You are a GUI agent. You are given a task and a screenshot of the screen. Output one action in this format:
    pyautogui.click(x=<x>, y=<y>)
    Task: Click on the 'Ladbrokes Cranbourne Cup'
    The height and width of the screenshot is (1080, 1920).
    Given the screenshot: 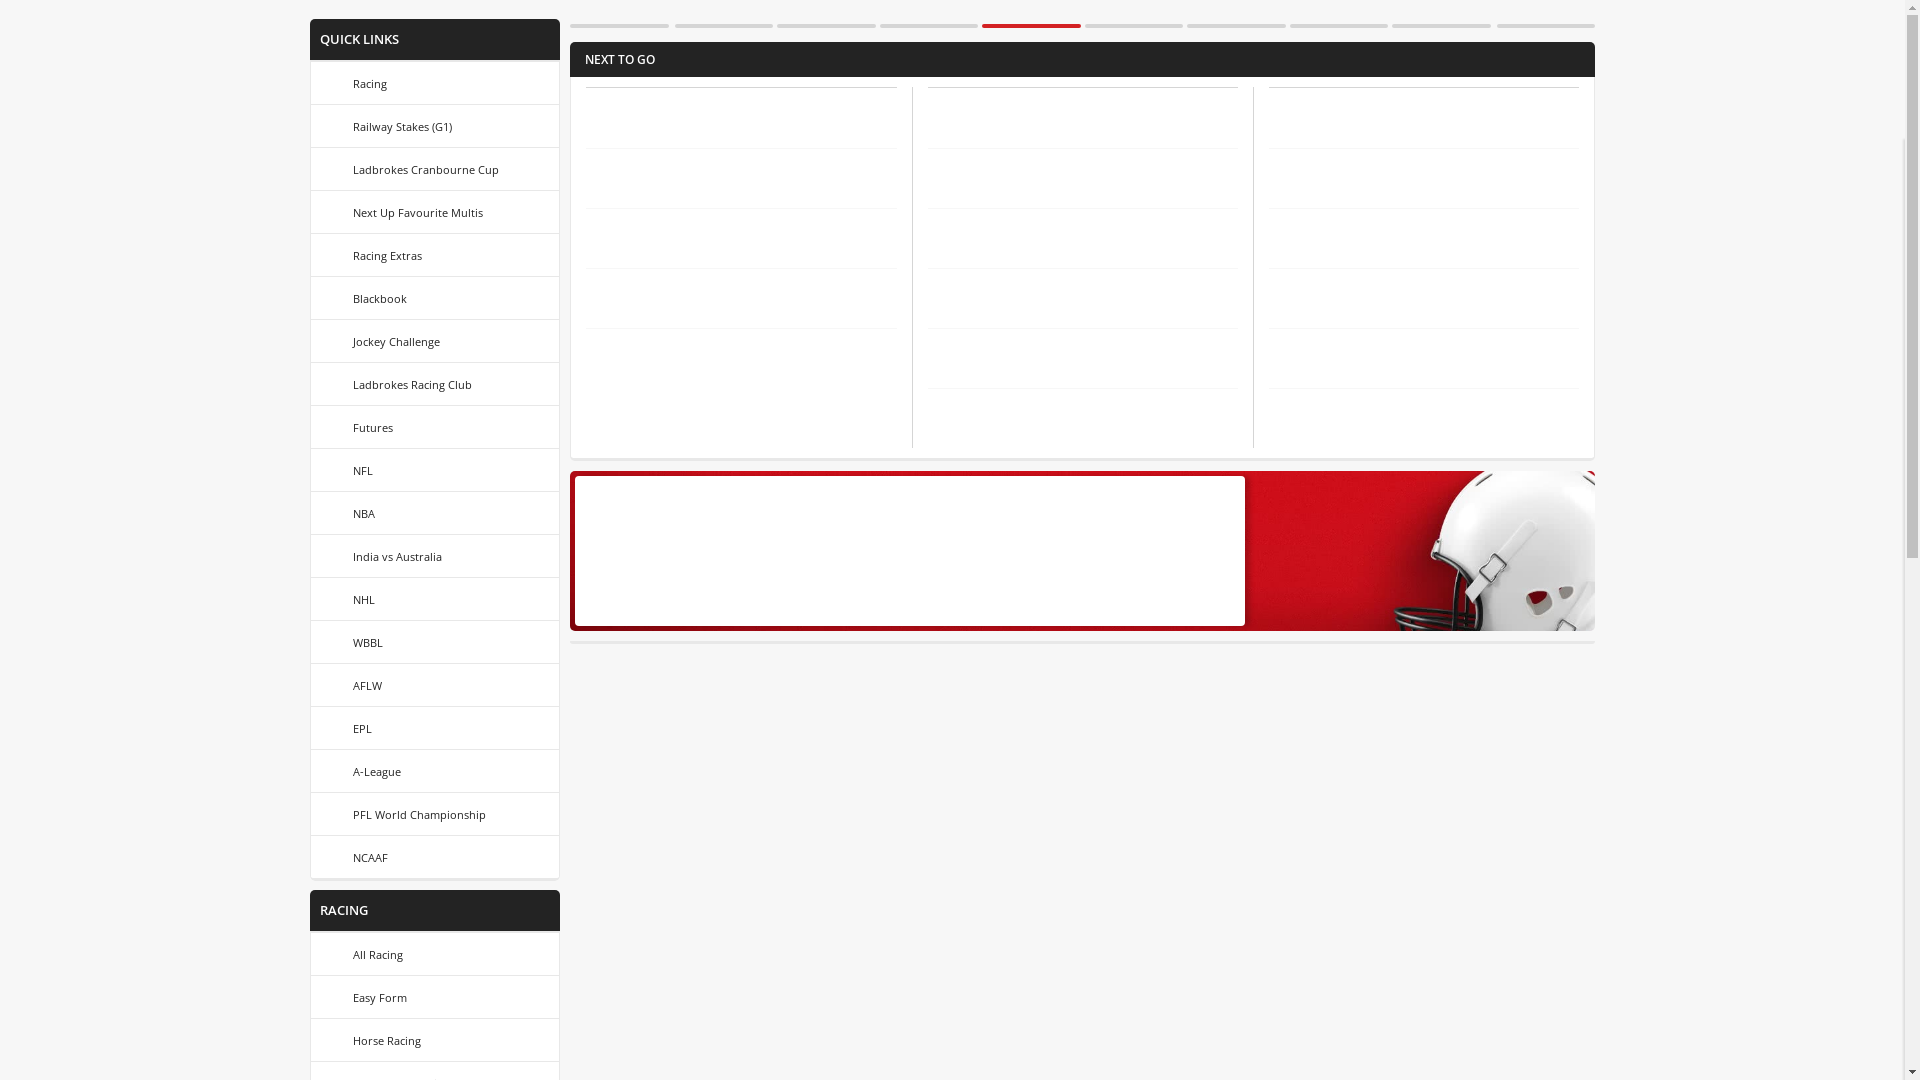 What is the action you would take?
    pyautogui.click(x=434, y=168)
    